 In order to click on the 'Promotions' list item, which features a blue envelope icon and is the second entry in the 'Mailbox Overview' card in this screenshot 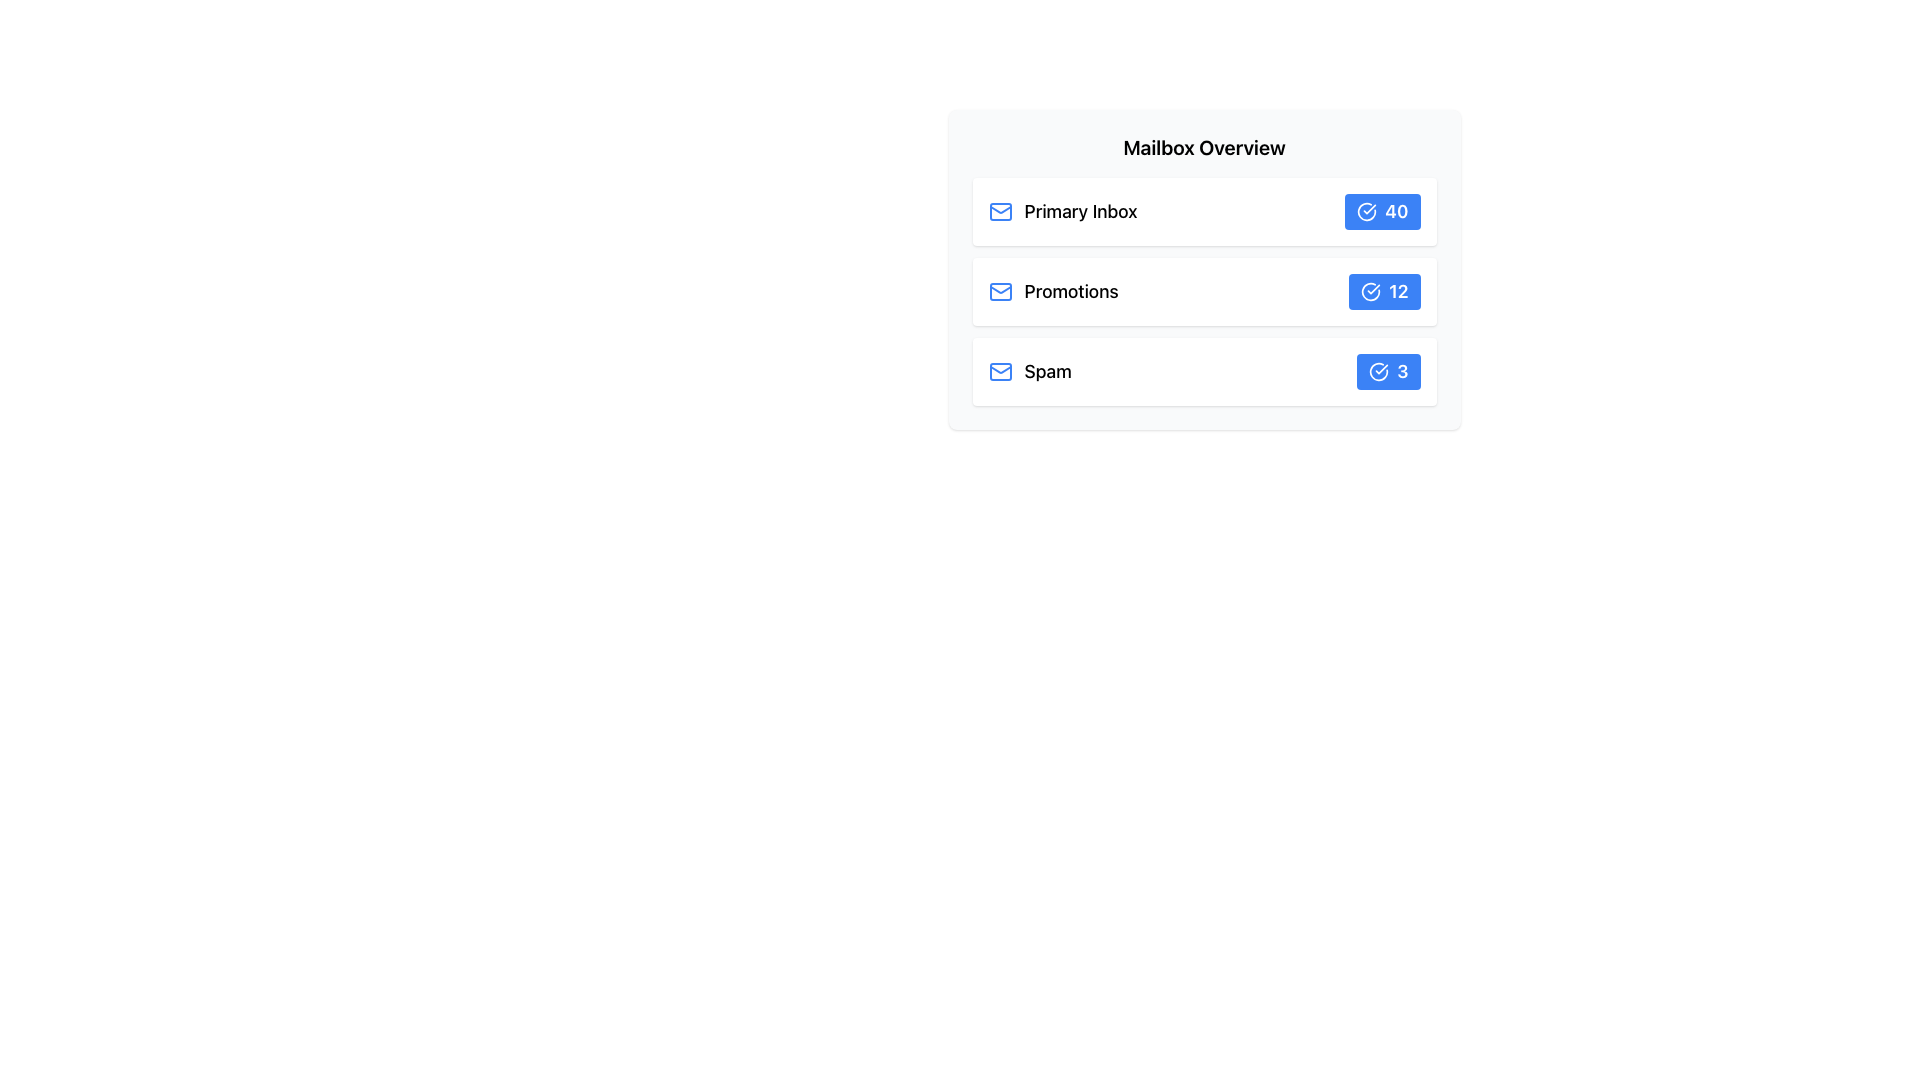, I will do `click(1052, 292)`.